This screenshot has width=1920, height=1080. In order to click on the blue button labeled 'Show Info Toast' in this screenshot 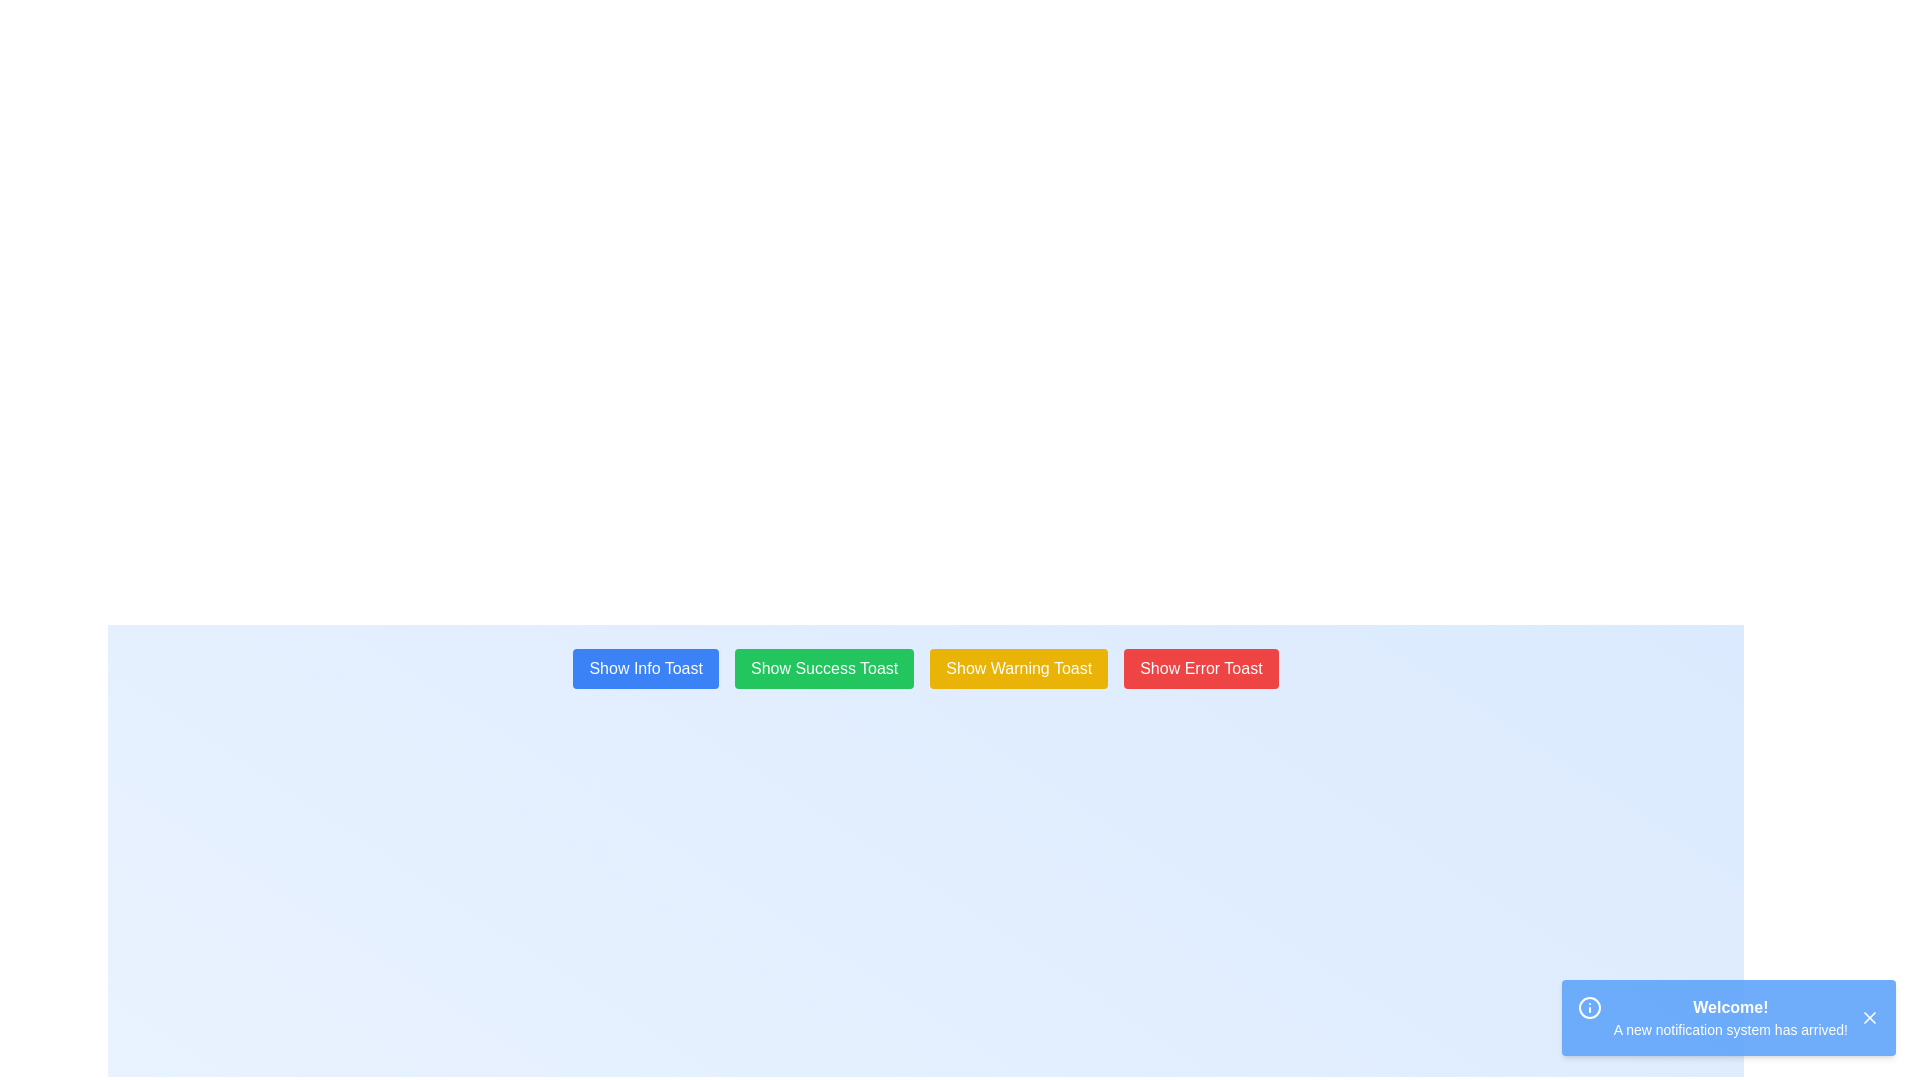, I will do `click(646, 668)`.